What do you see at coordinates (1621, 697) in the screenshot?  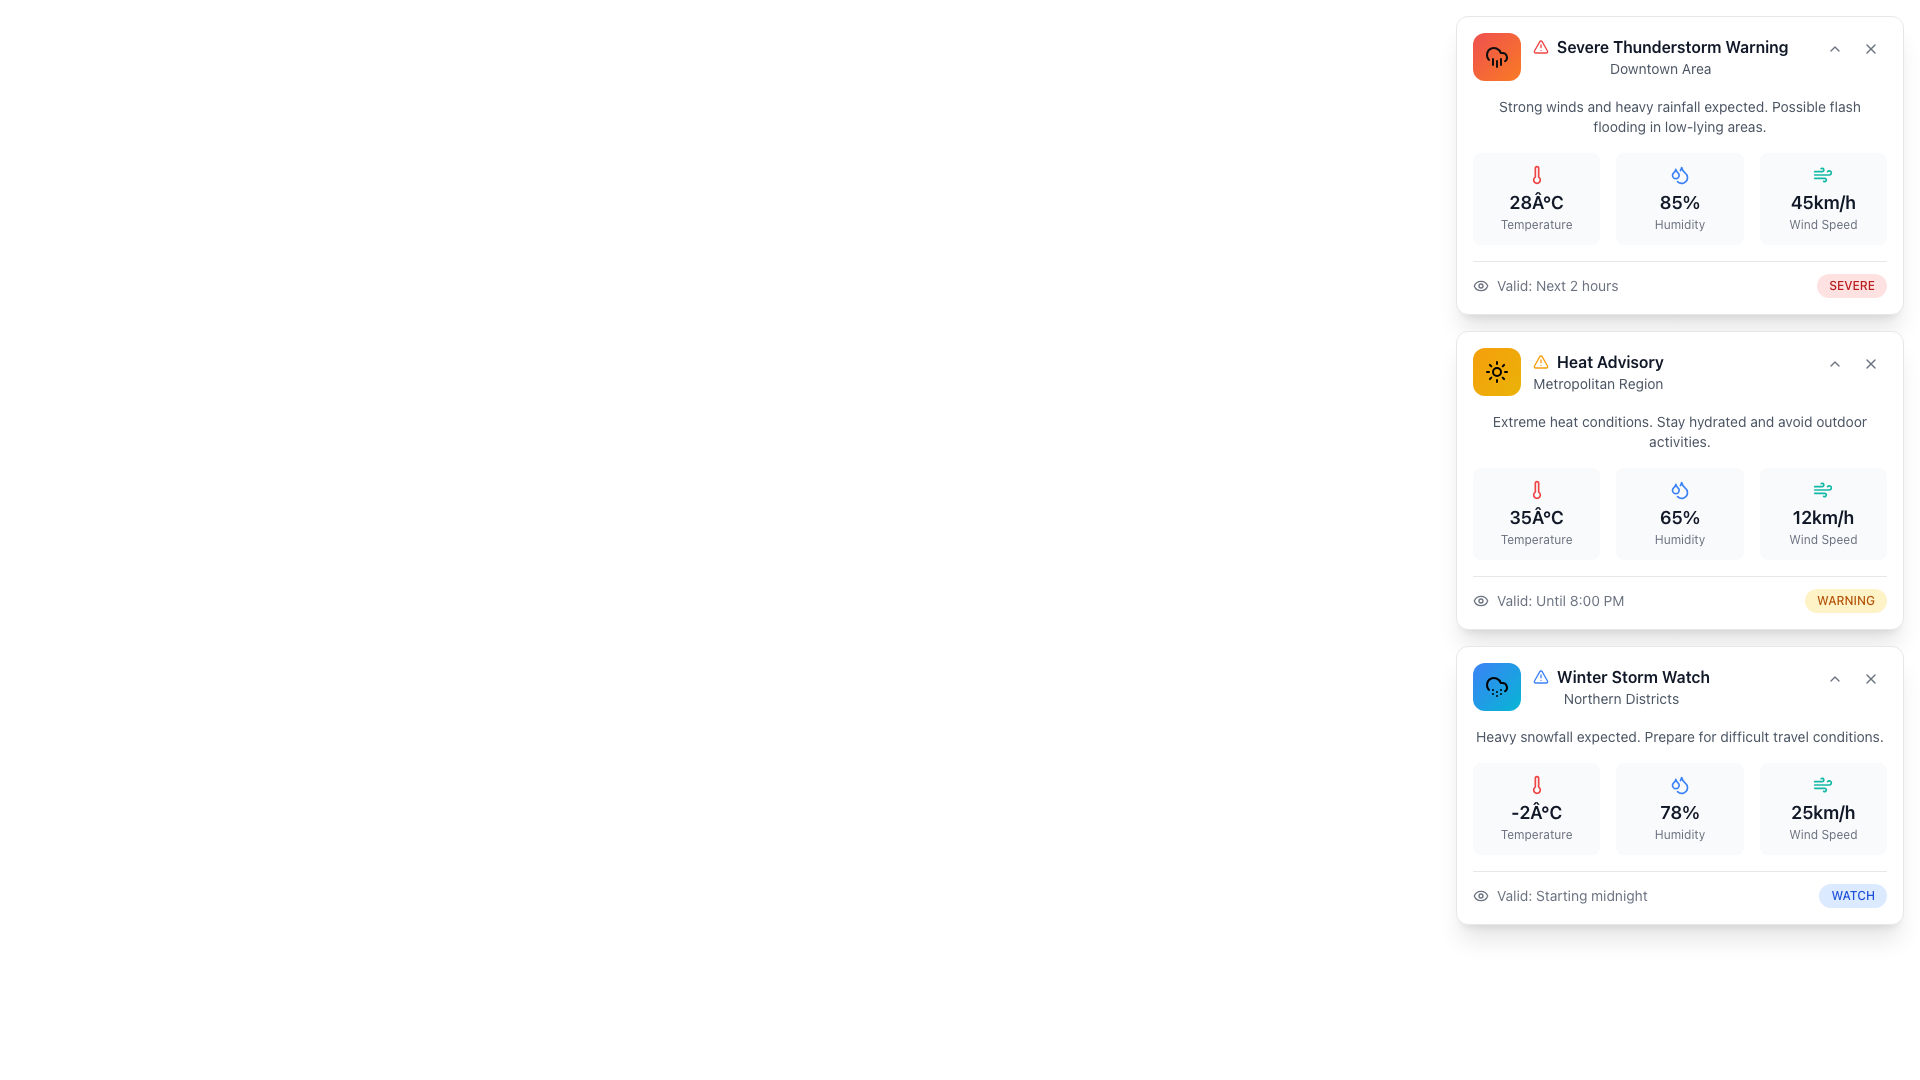 I see `the Text label that provides additional location information for the 'Winter Storm Watch', positioned directly below the 'Winter Storm Watch' title` at bounding box center [1621, 697].